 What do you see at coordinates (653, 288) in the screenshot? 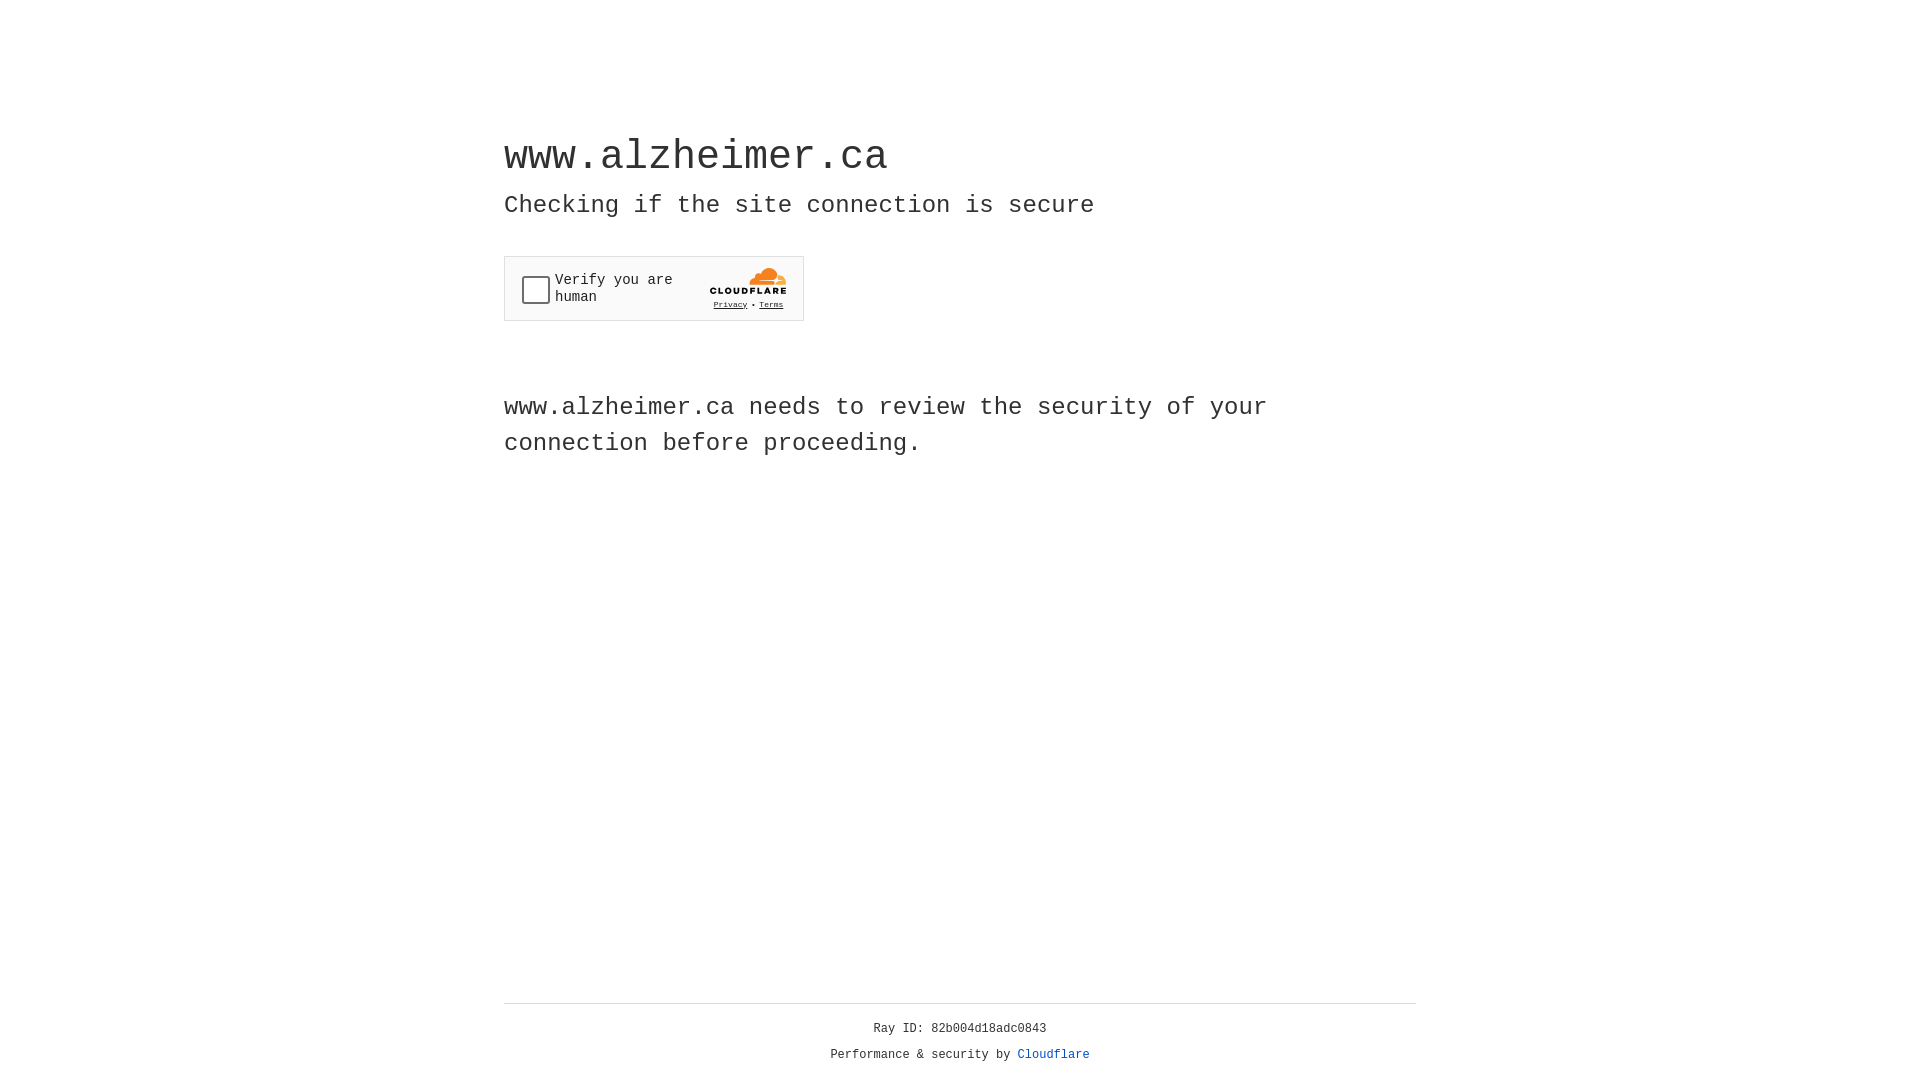
I see `'Widget containing a Cloudflare security challenge'` at bounding box center [653, 288].